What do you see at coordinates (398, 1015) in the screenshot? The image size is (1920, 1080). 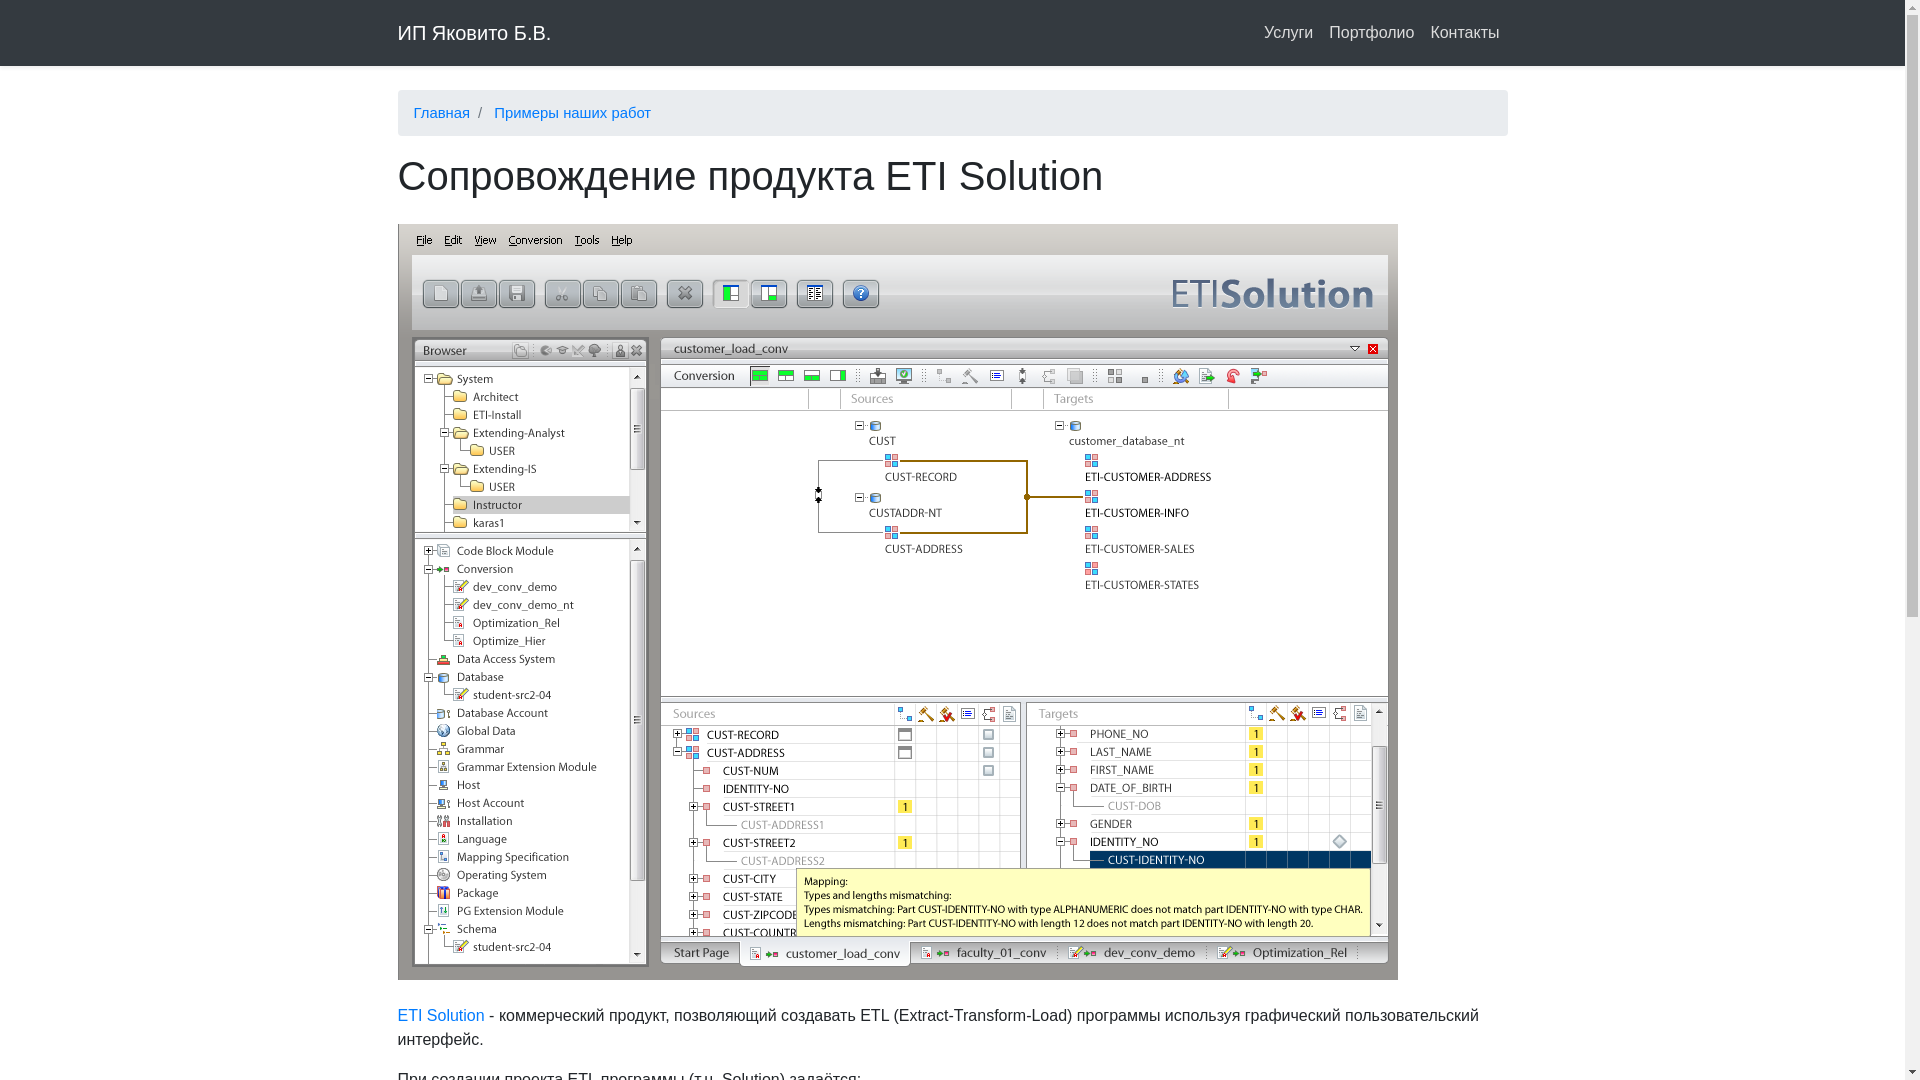 I see `'ETI Solution'` at bounding box center [398, 1015].